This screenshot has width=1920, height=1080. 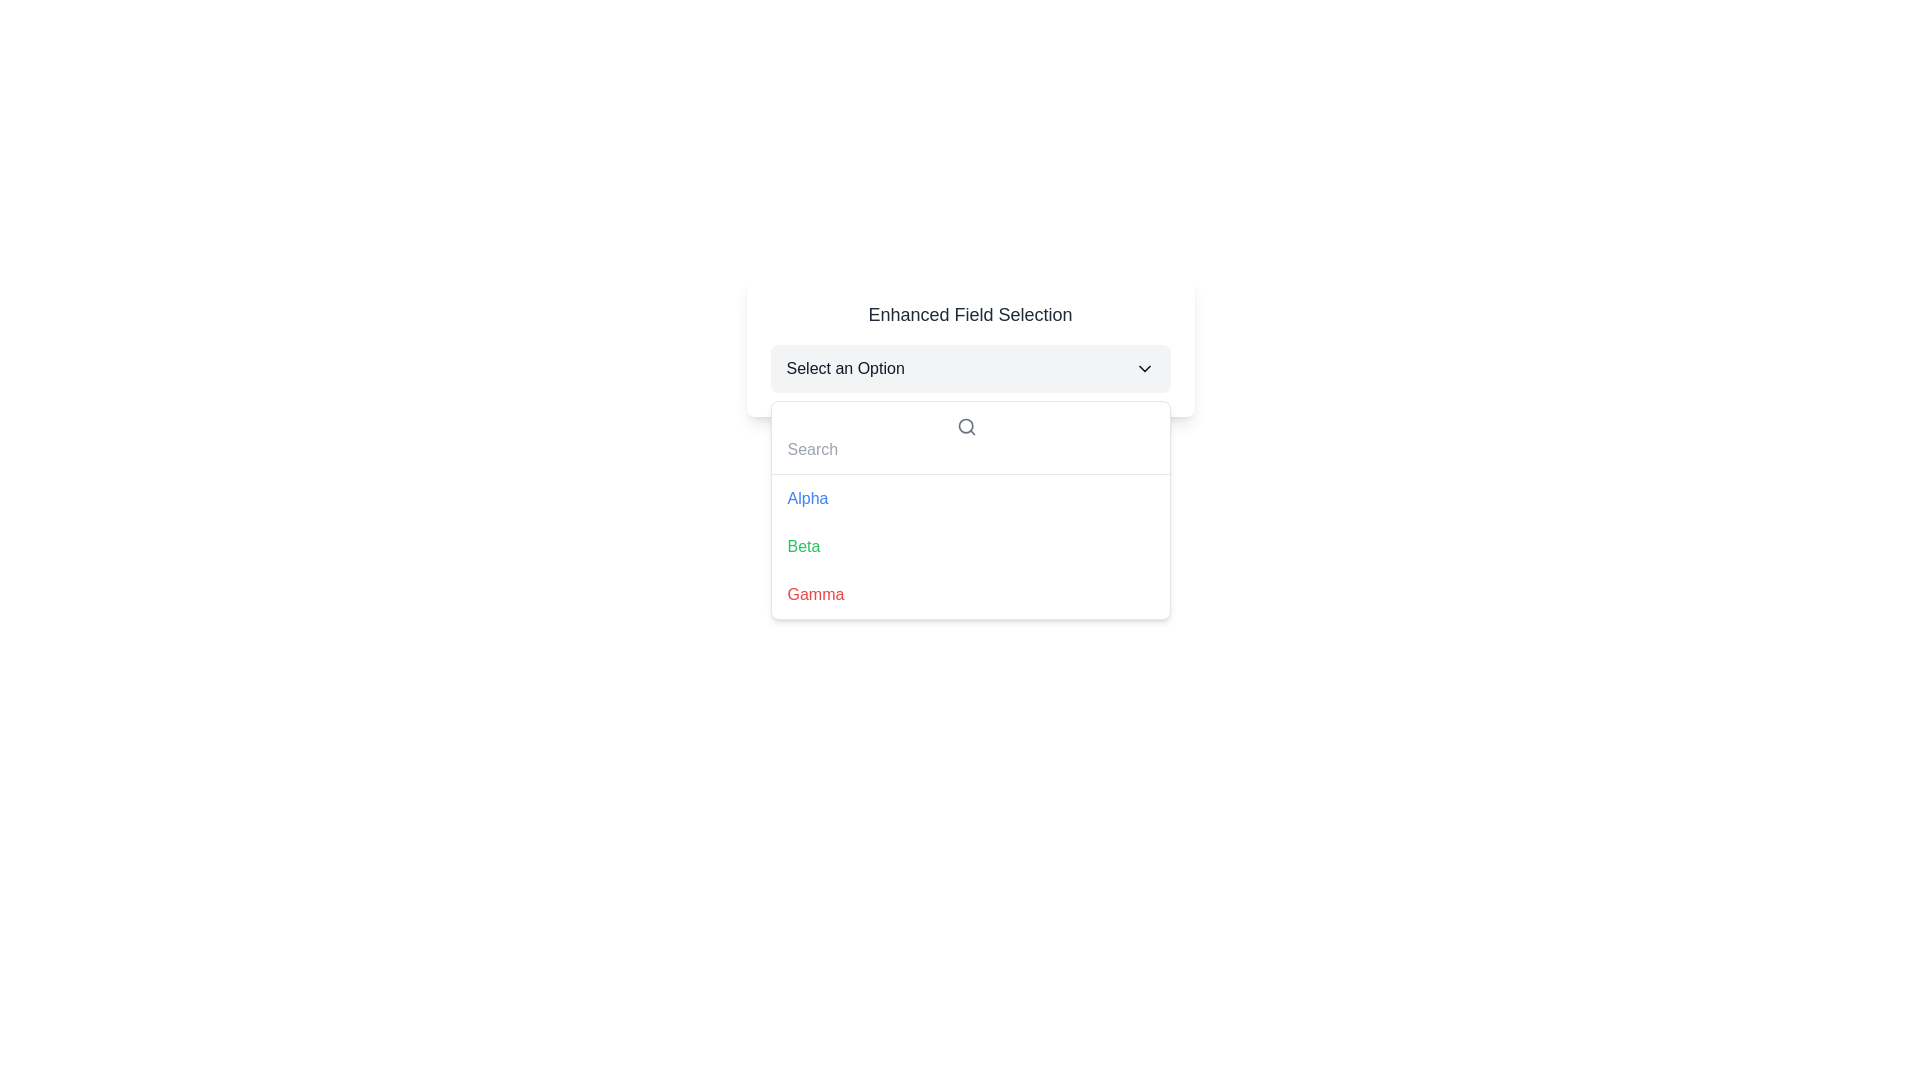 I want to click on the downward-pointing chevron icon located to the far right of 'Select an Option' within the dropdown selection field, so click(x=1144, y=369).